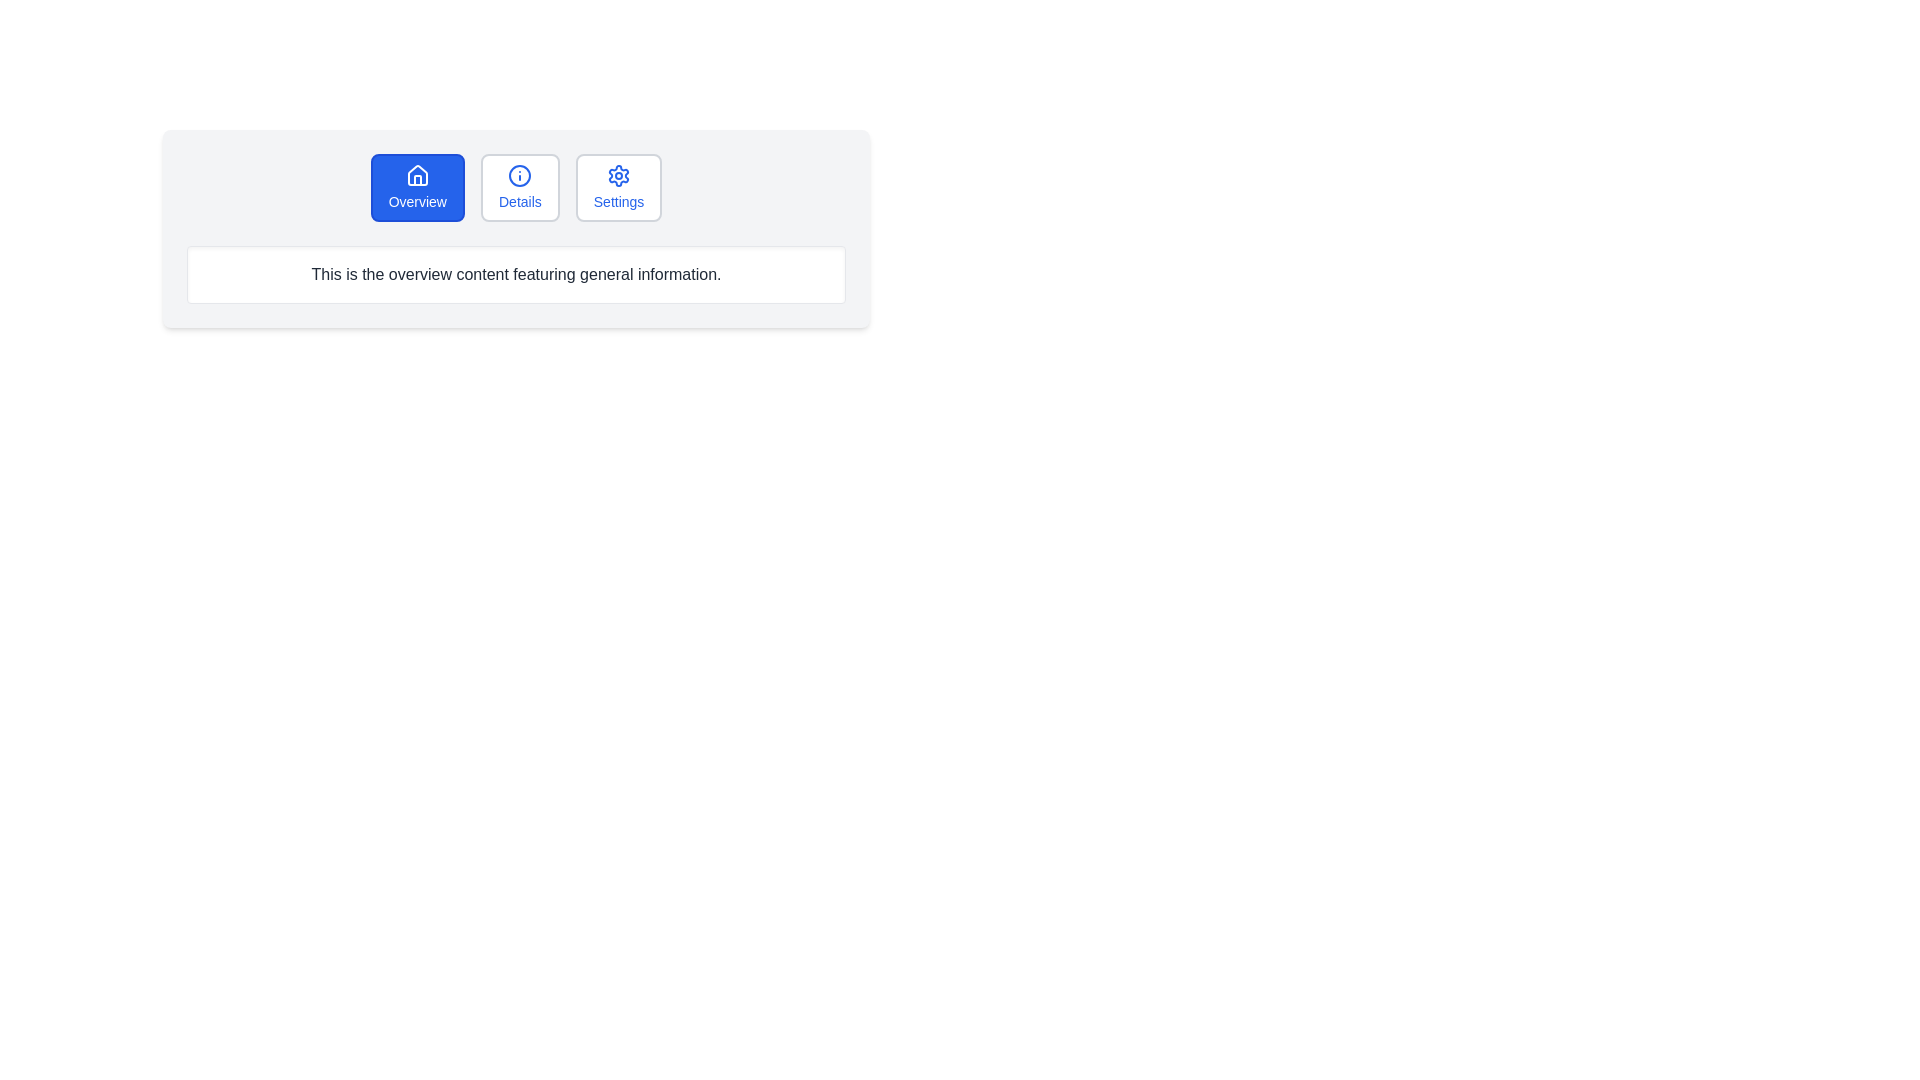 This screenshot has height=1080, width=1920. I want to click on the Overview tab to observe the hover effect, so click(416, 188).